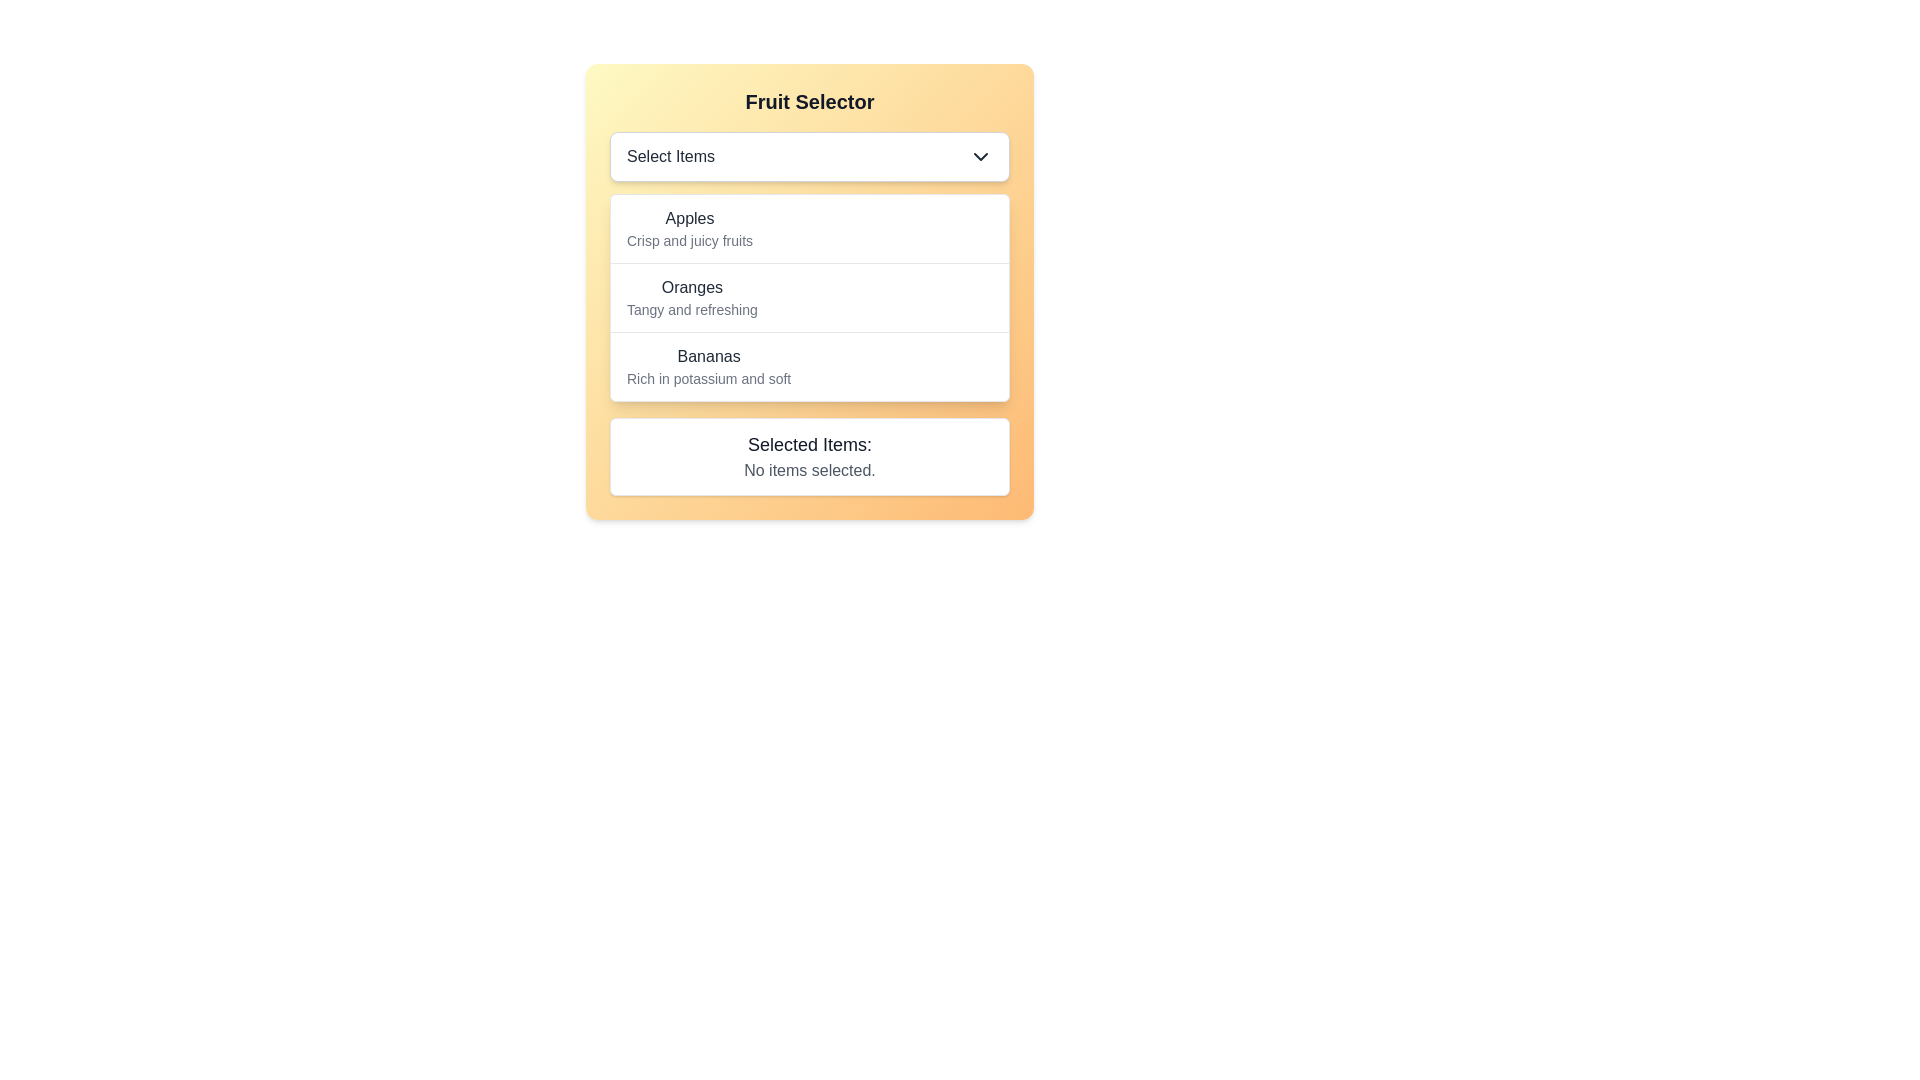  I want to click on the 'Select Items' dropdown trigger button, so click(810, 156).